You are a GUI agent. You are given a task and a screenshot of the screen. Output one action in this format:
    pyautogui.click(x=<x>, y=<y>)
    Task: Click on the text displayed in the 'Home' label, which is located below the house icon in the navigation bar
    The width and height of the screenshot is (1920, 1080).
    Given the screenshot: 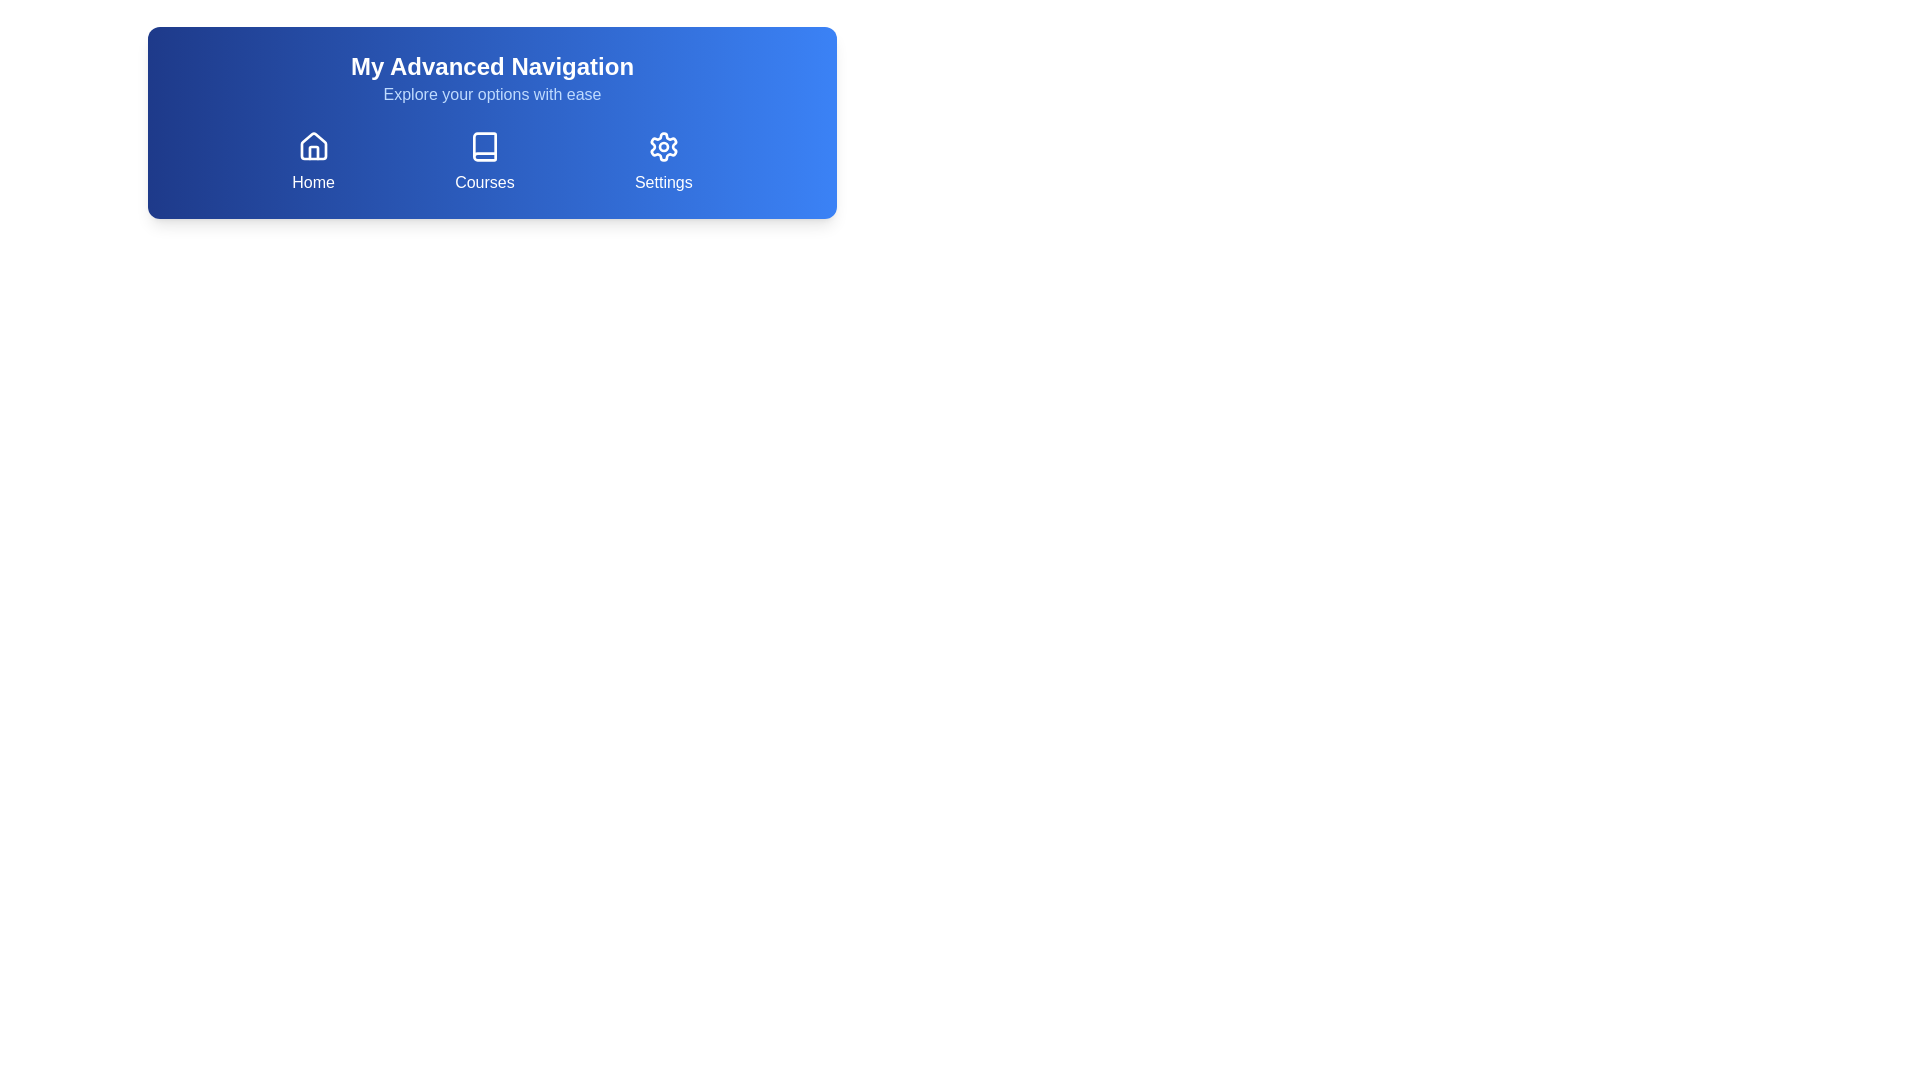 What is the action you would take?
    pyautogui.click(x=312, y=182)
    